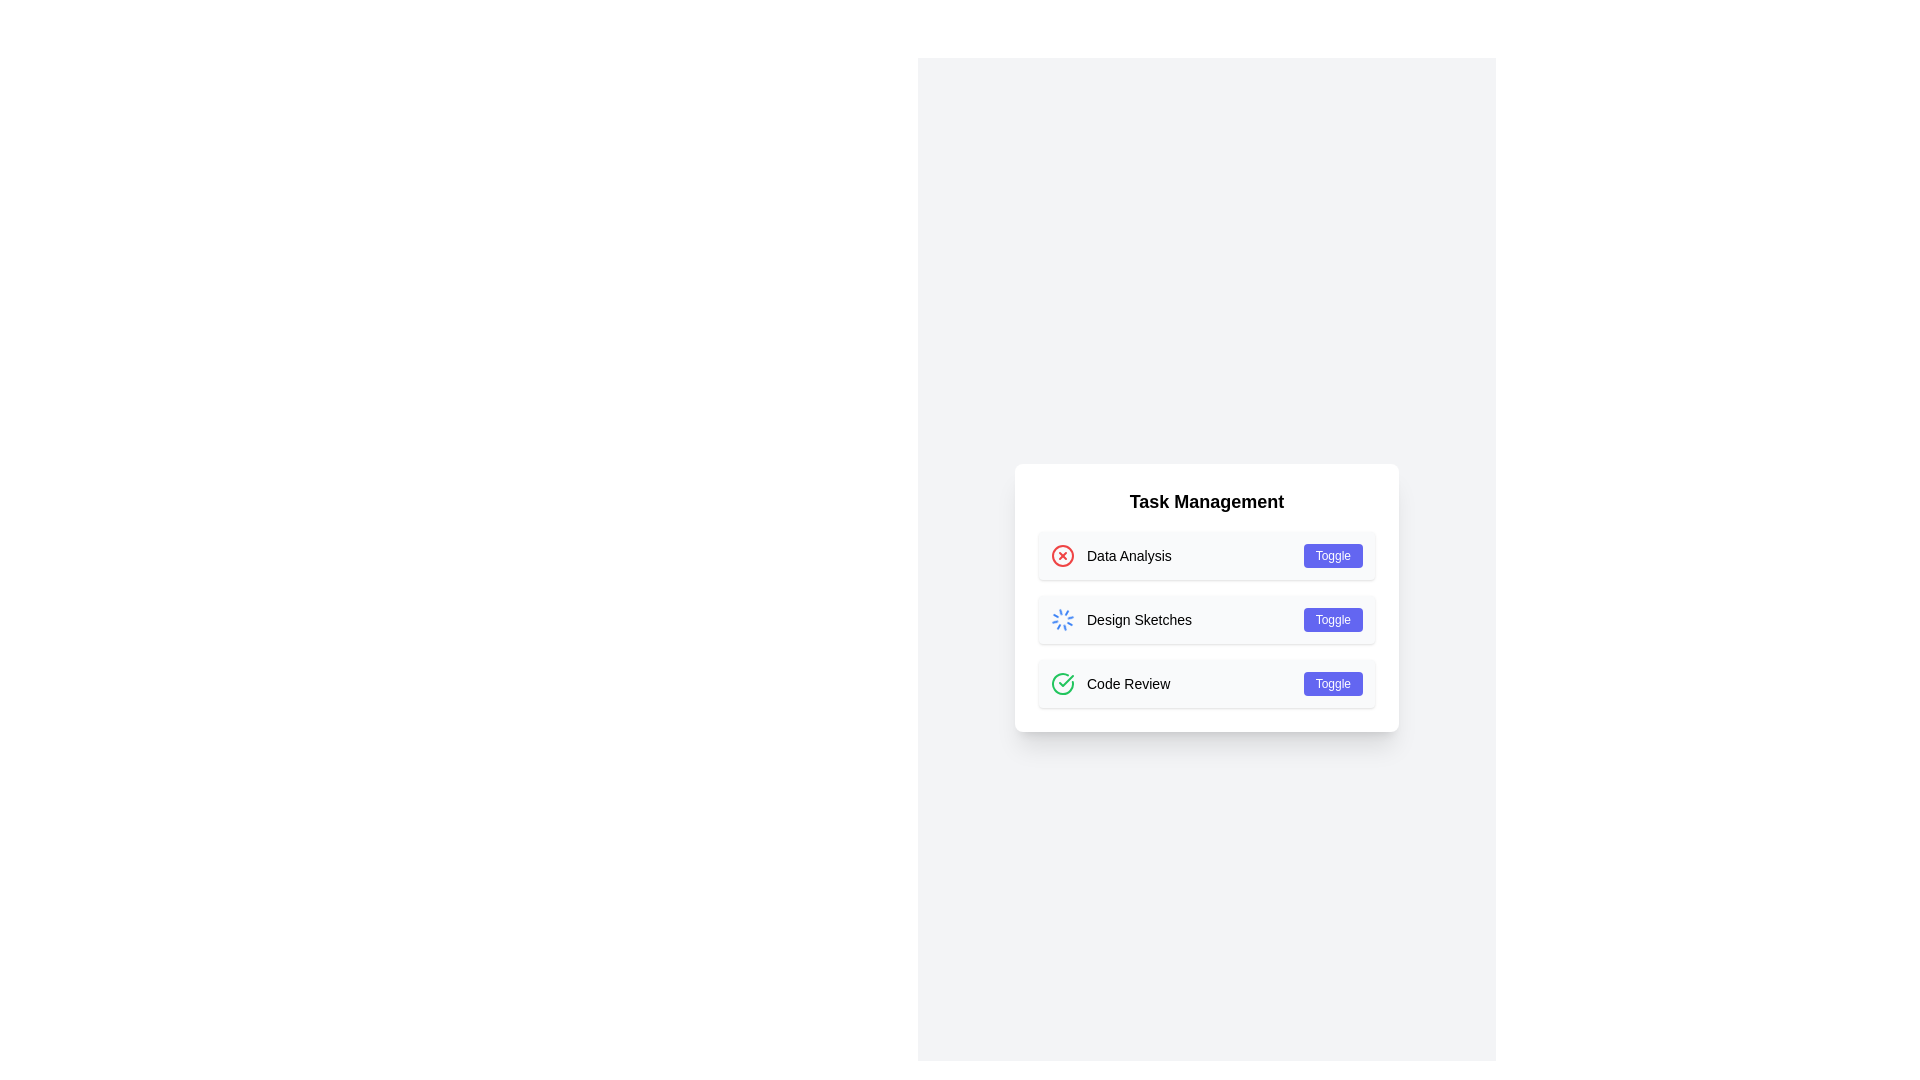 The image size is (1920, 1080). What do you see at coordinates (1205, 682) in the screenshot?
I see `the 'Code Review' task entry` at bounding box center [1205, 682].